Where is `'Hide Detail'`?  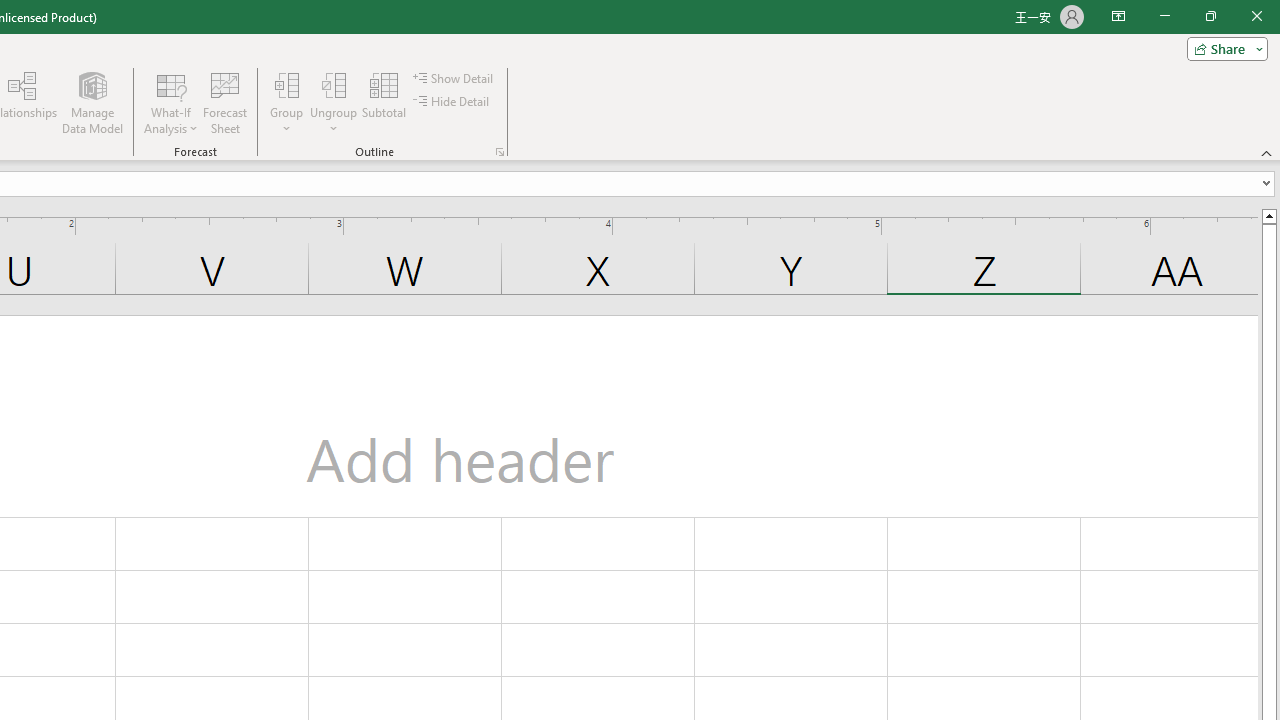 'Hide Detail' is located at coordinates (452, 101).